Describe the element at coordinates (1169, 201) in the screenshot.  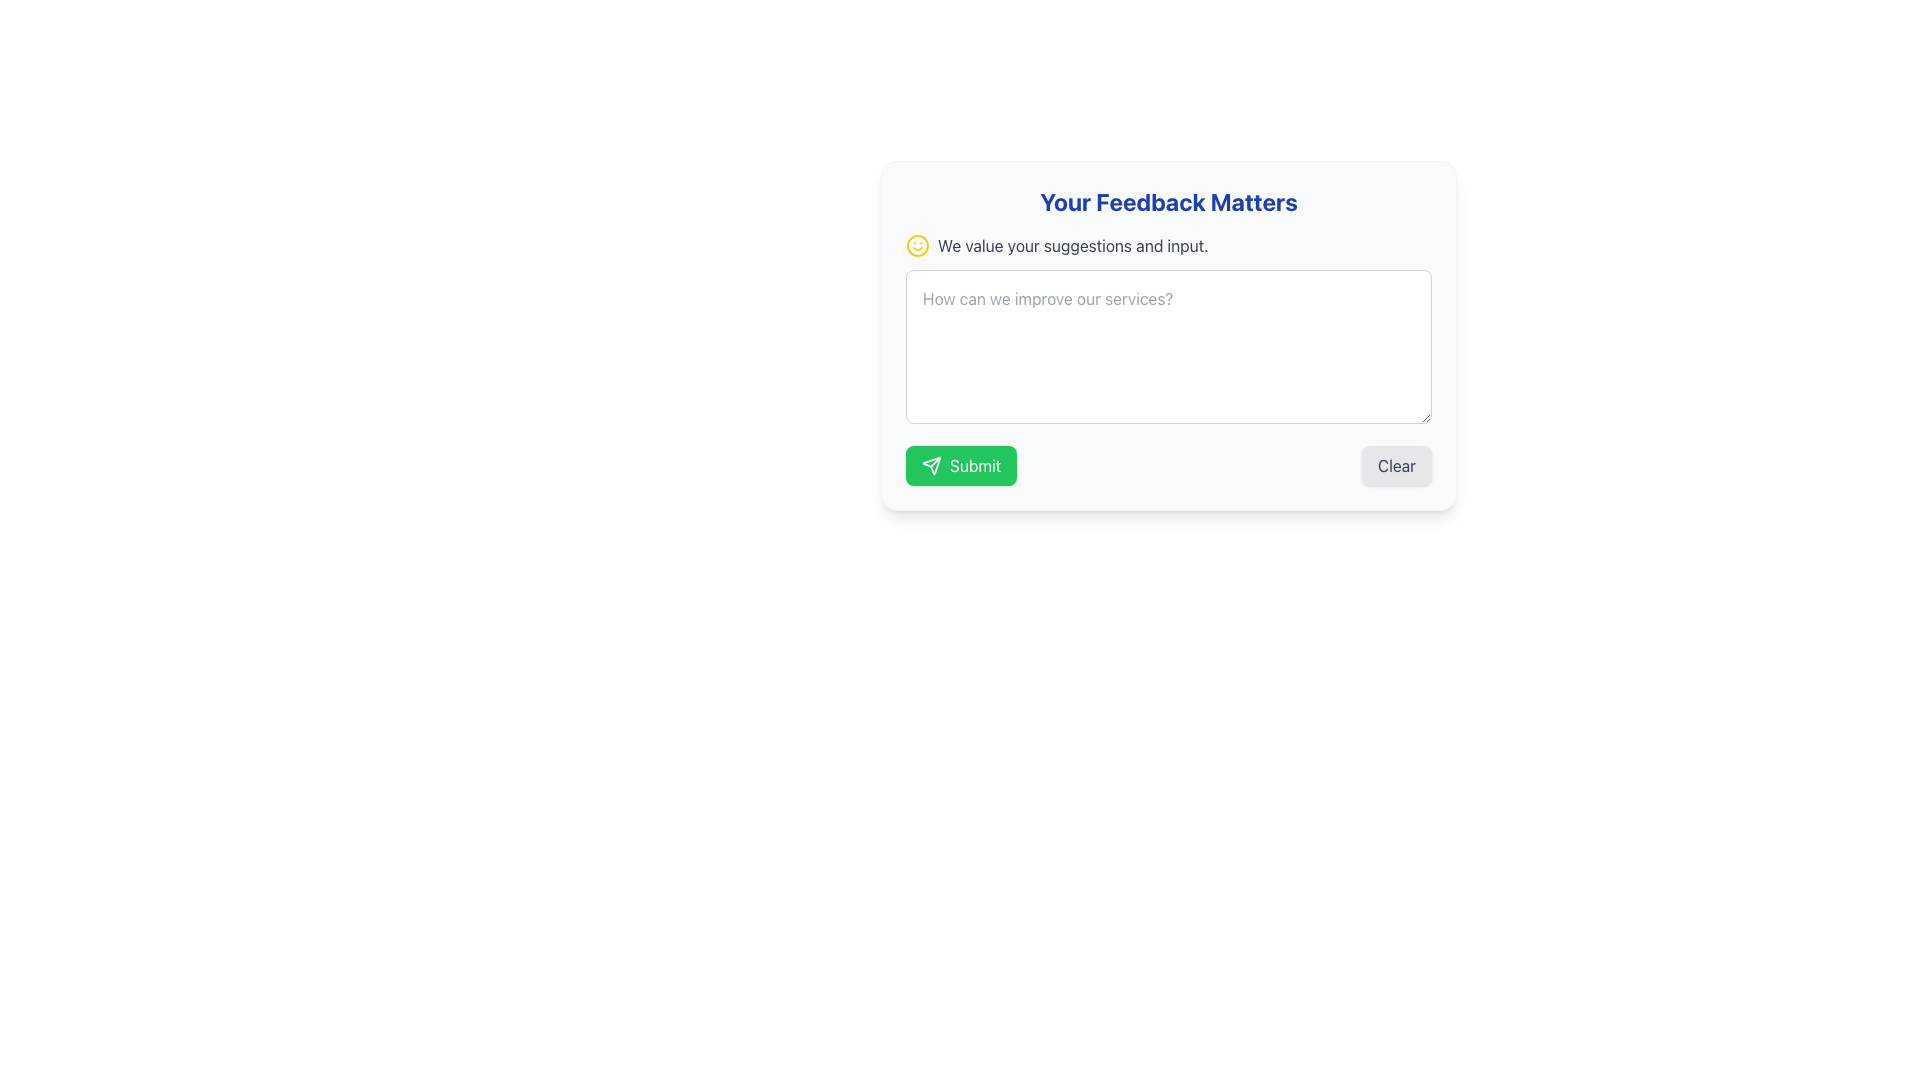
I see `the bold heading 'Your Feedback Matters' at the top of the user feedback form, which is styled with a large font size and centered alignment in blue color` at that location.